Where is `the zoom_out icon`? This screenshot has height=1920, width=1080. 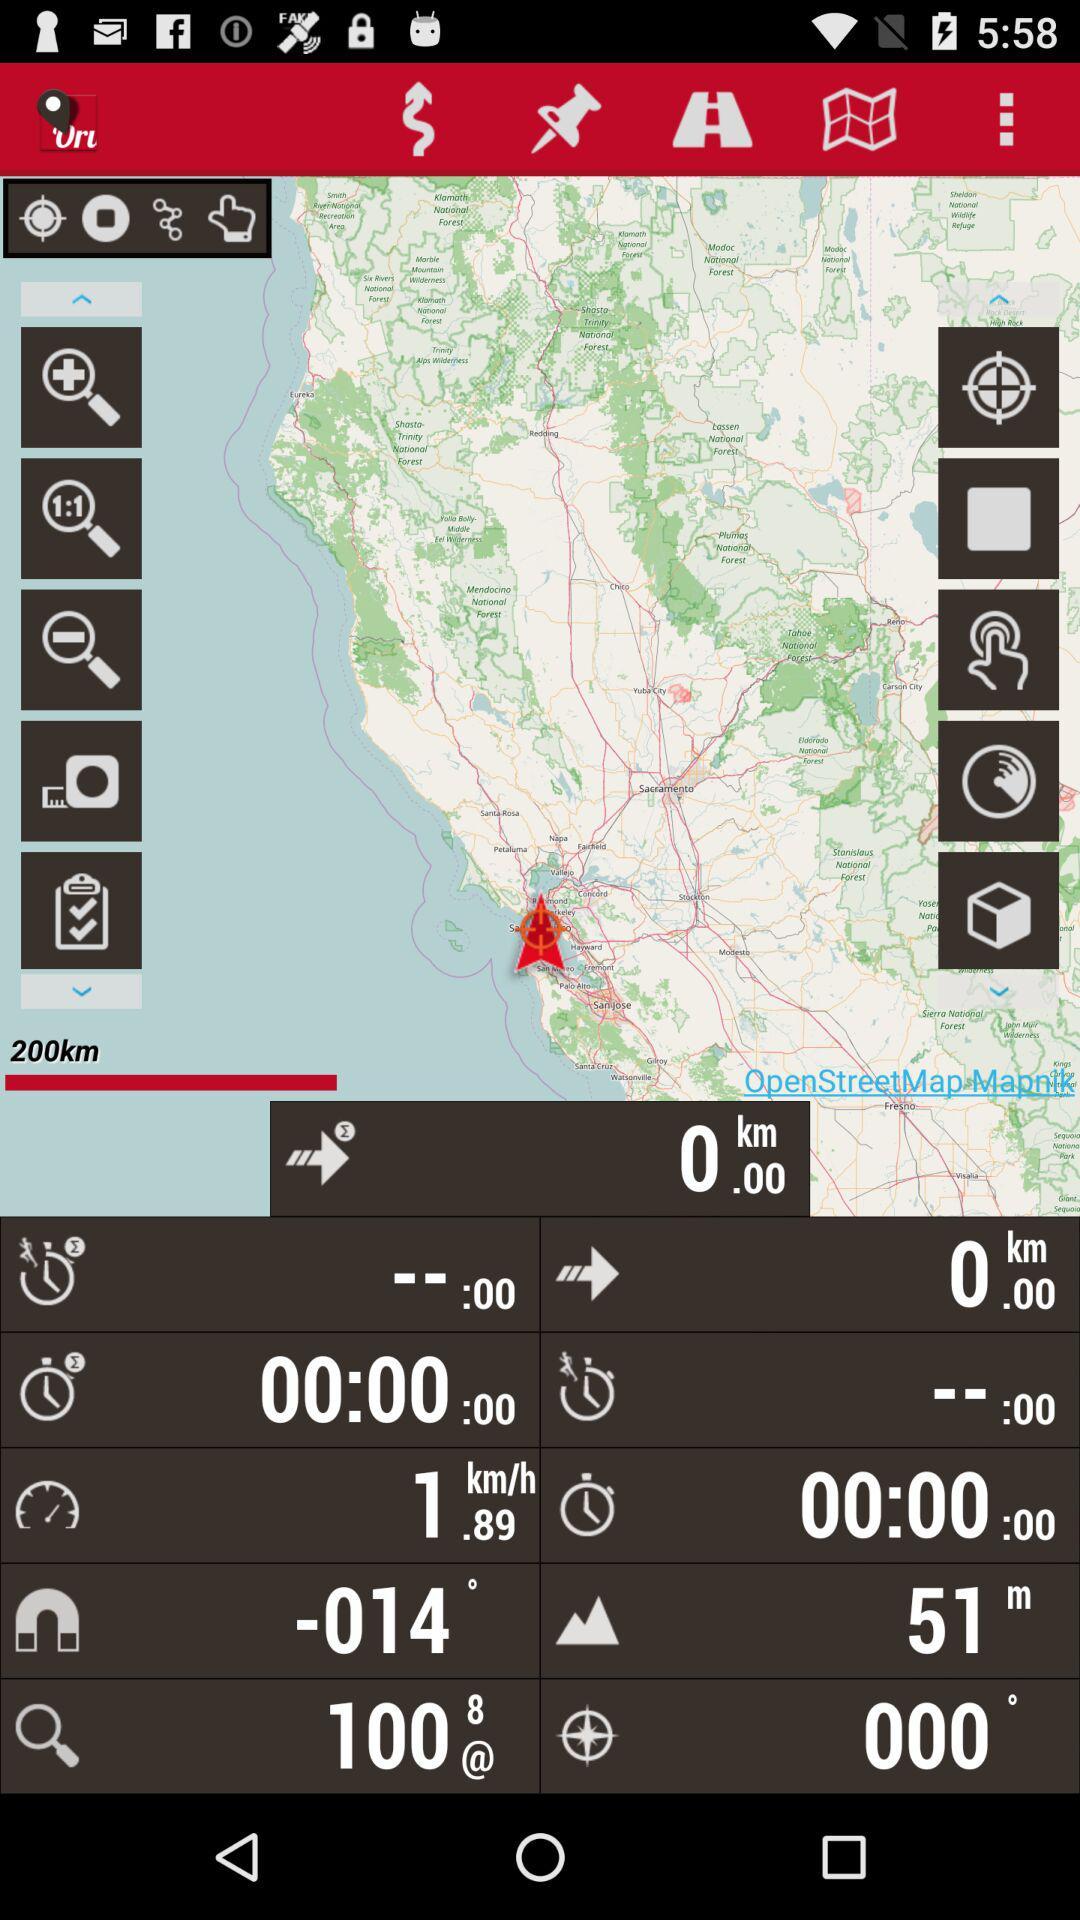
the zoom_out icon is located at coordinates (80, 695).